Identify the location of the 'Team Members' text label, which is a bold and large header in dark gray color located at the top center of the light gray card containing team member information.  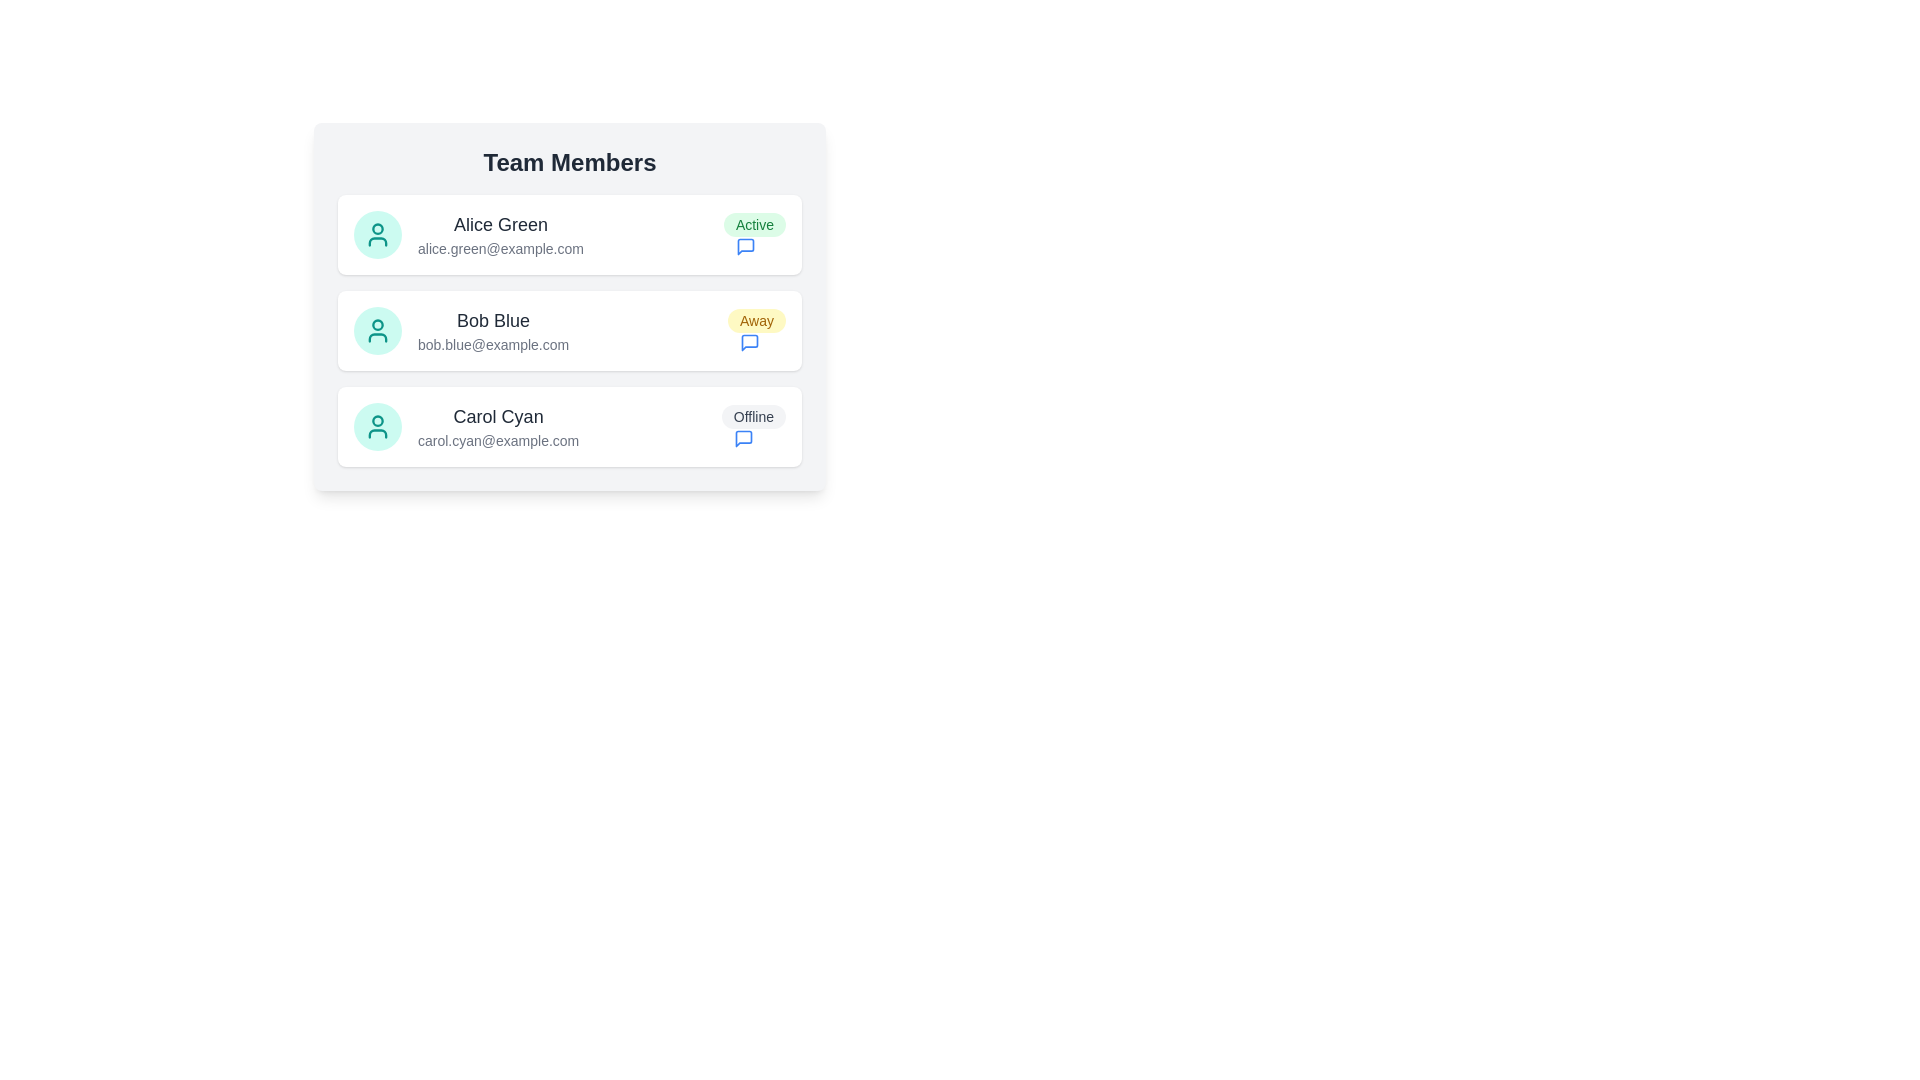
(569, 161).